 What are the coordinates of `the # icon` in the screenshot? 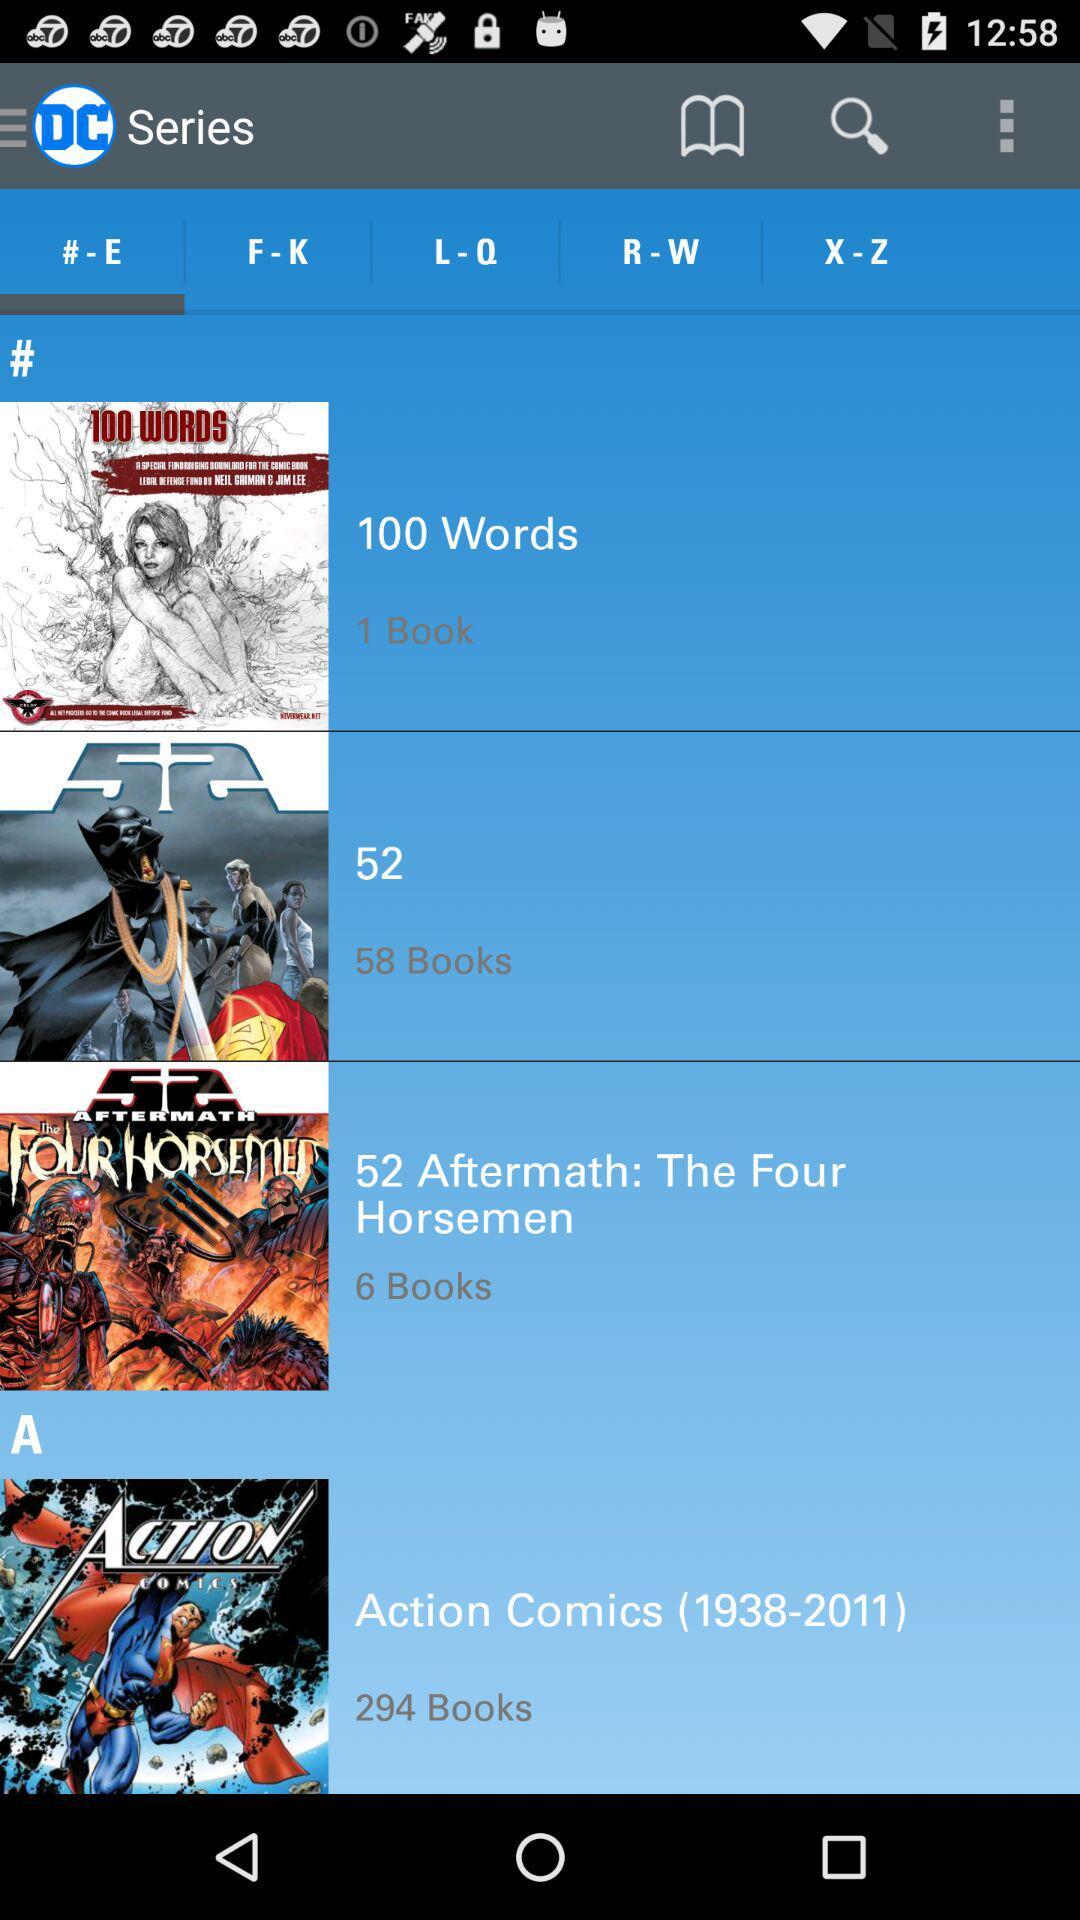 It's located at (540, 357).